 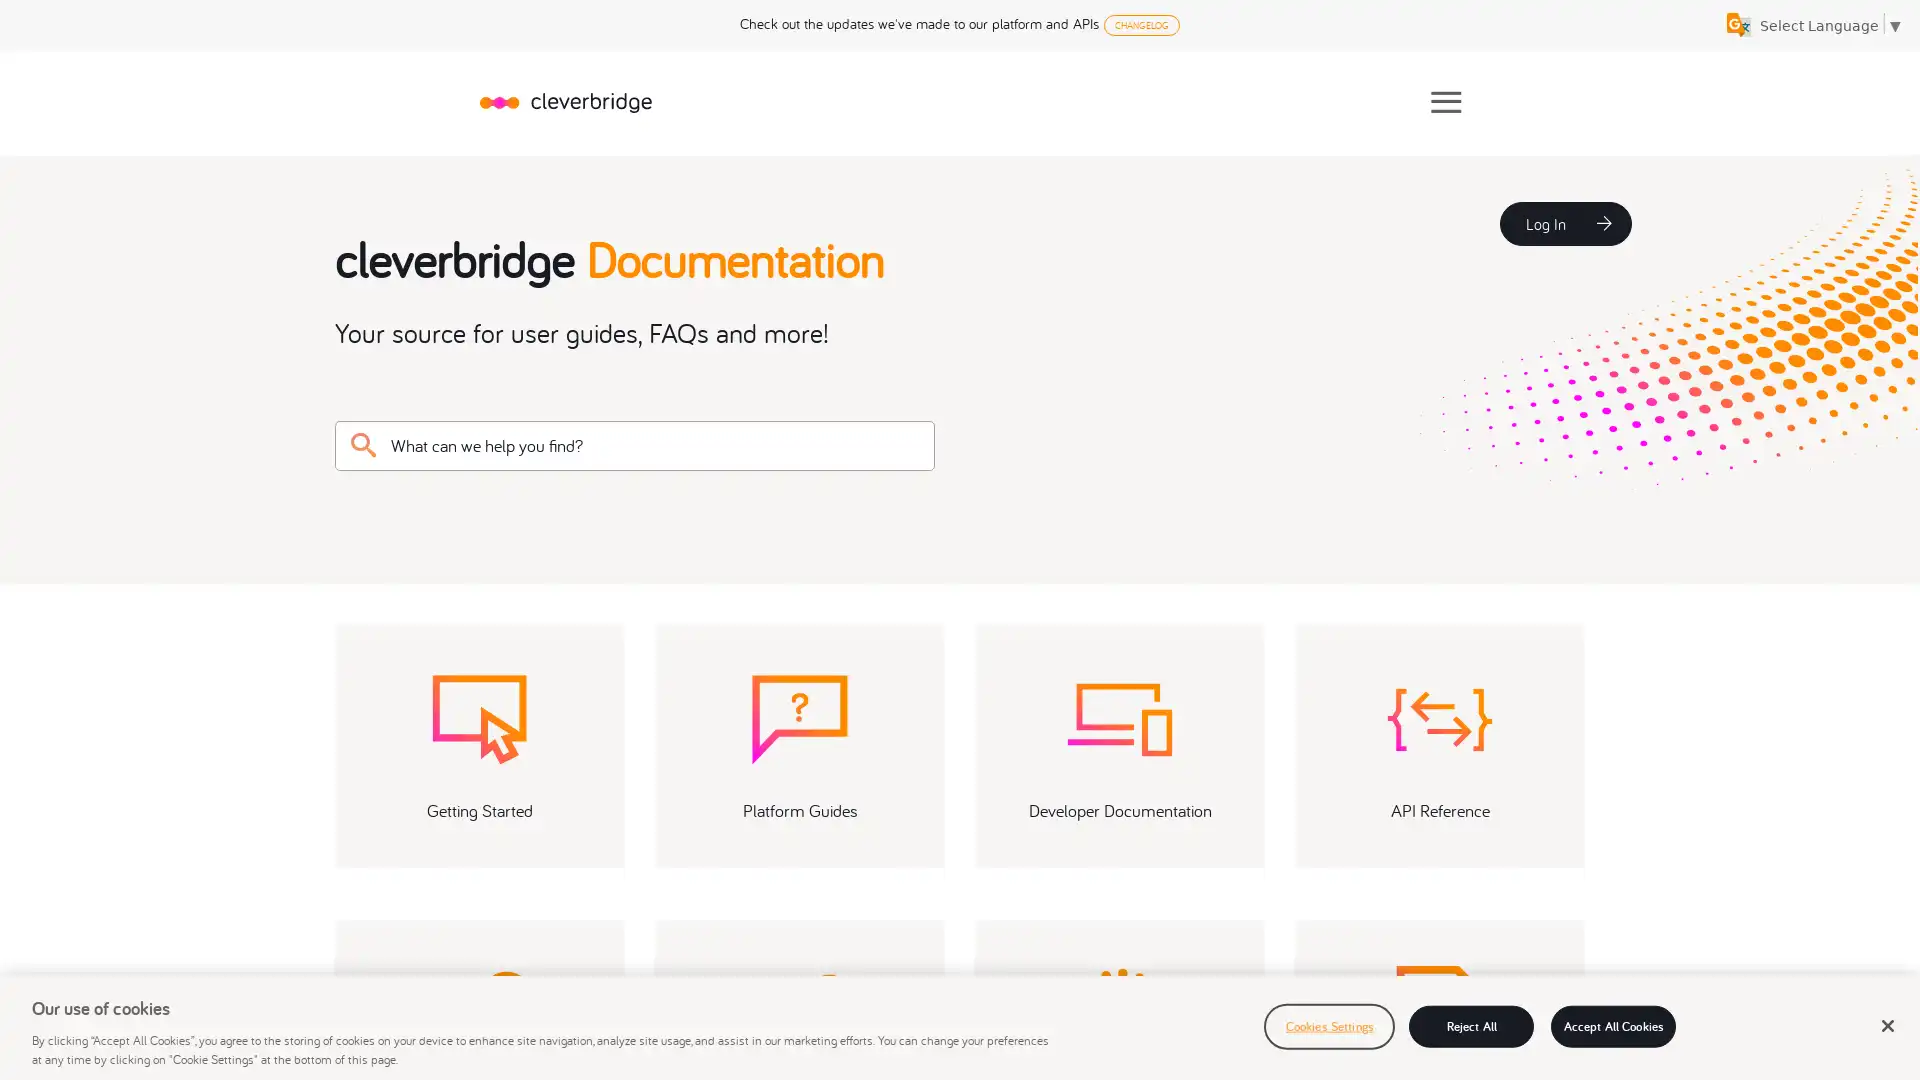 I want to click on Reject All, so click(x=1471, y=1026).